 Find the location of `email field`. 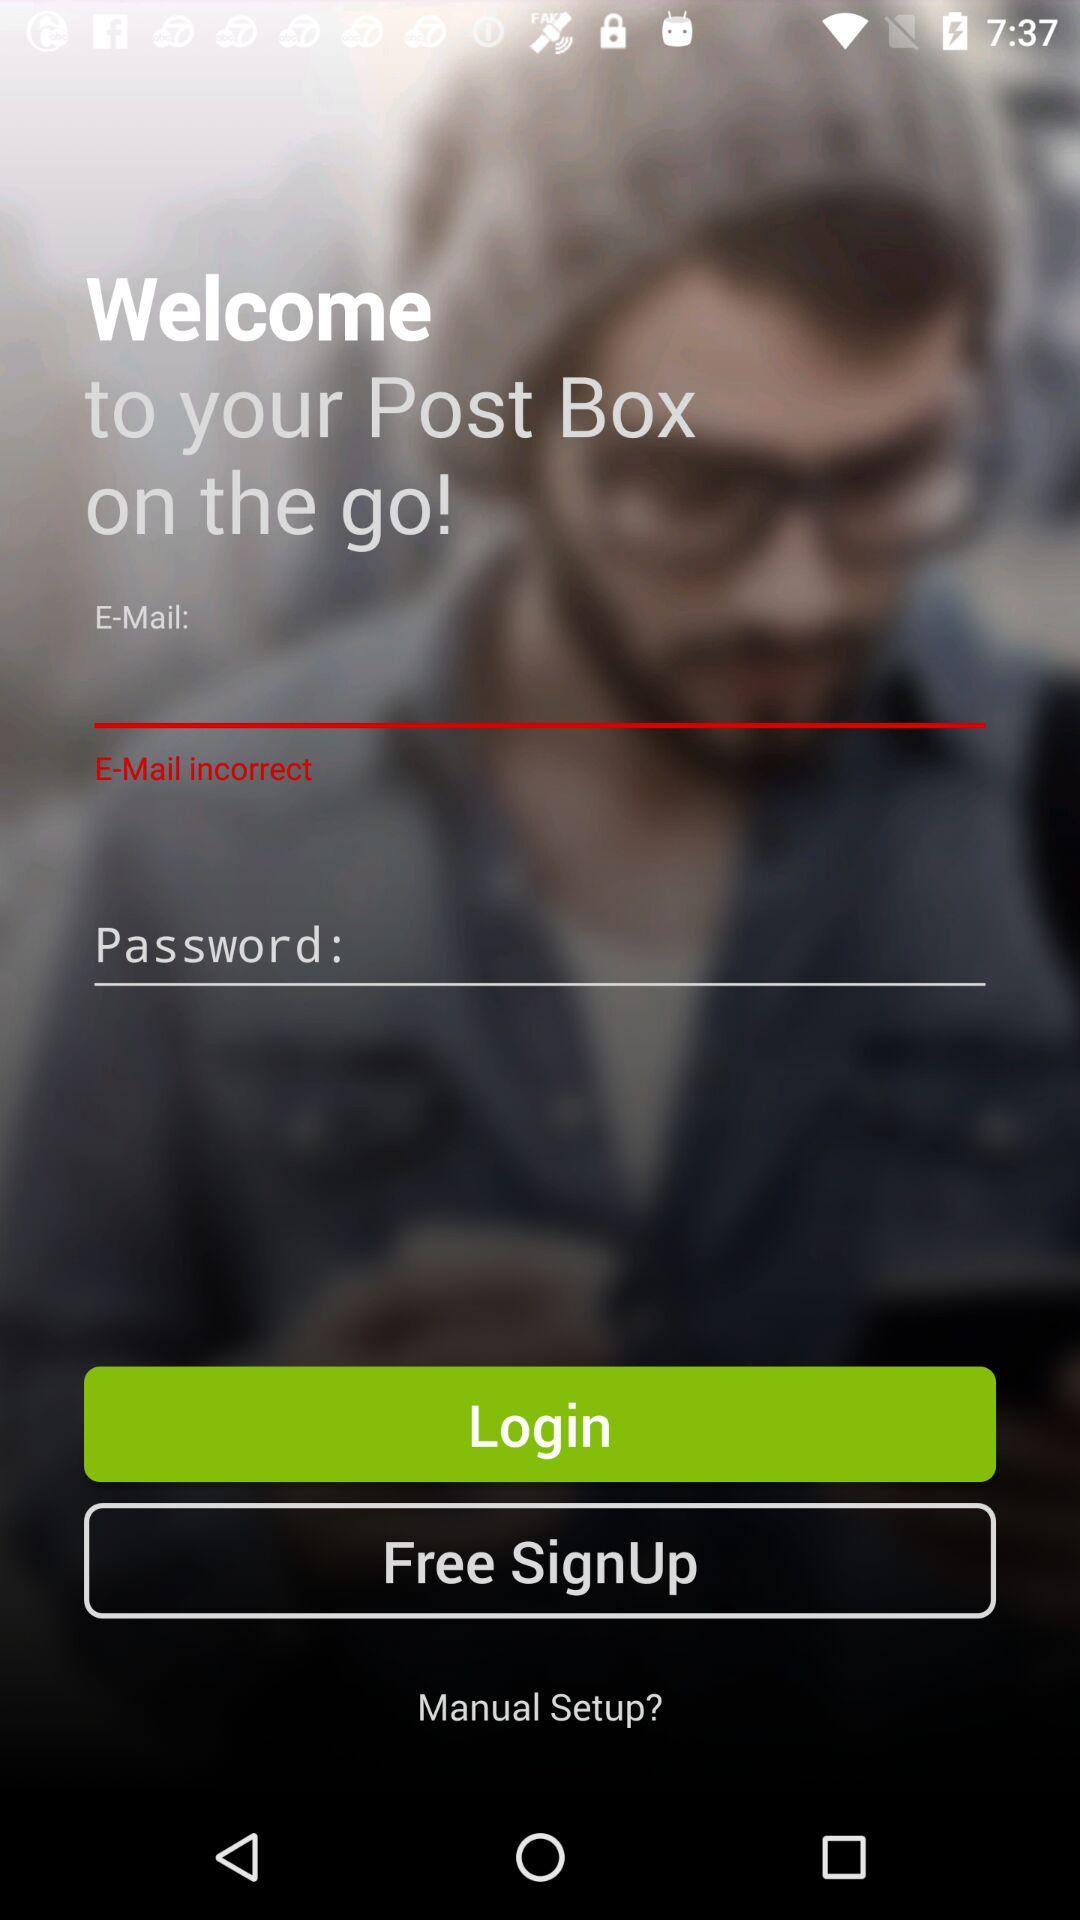

email field is located at coordinates (540, 686).